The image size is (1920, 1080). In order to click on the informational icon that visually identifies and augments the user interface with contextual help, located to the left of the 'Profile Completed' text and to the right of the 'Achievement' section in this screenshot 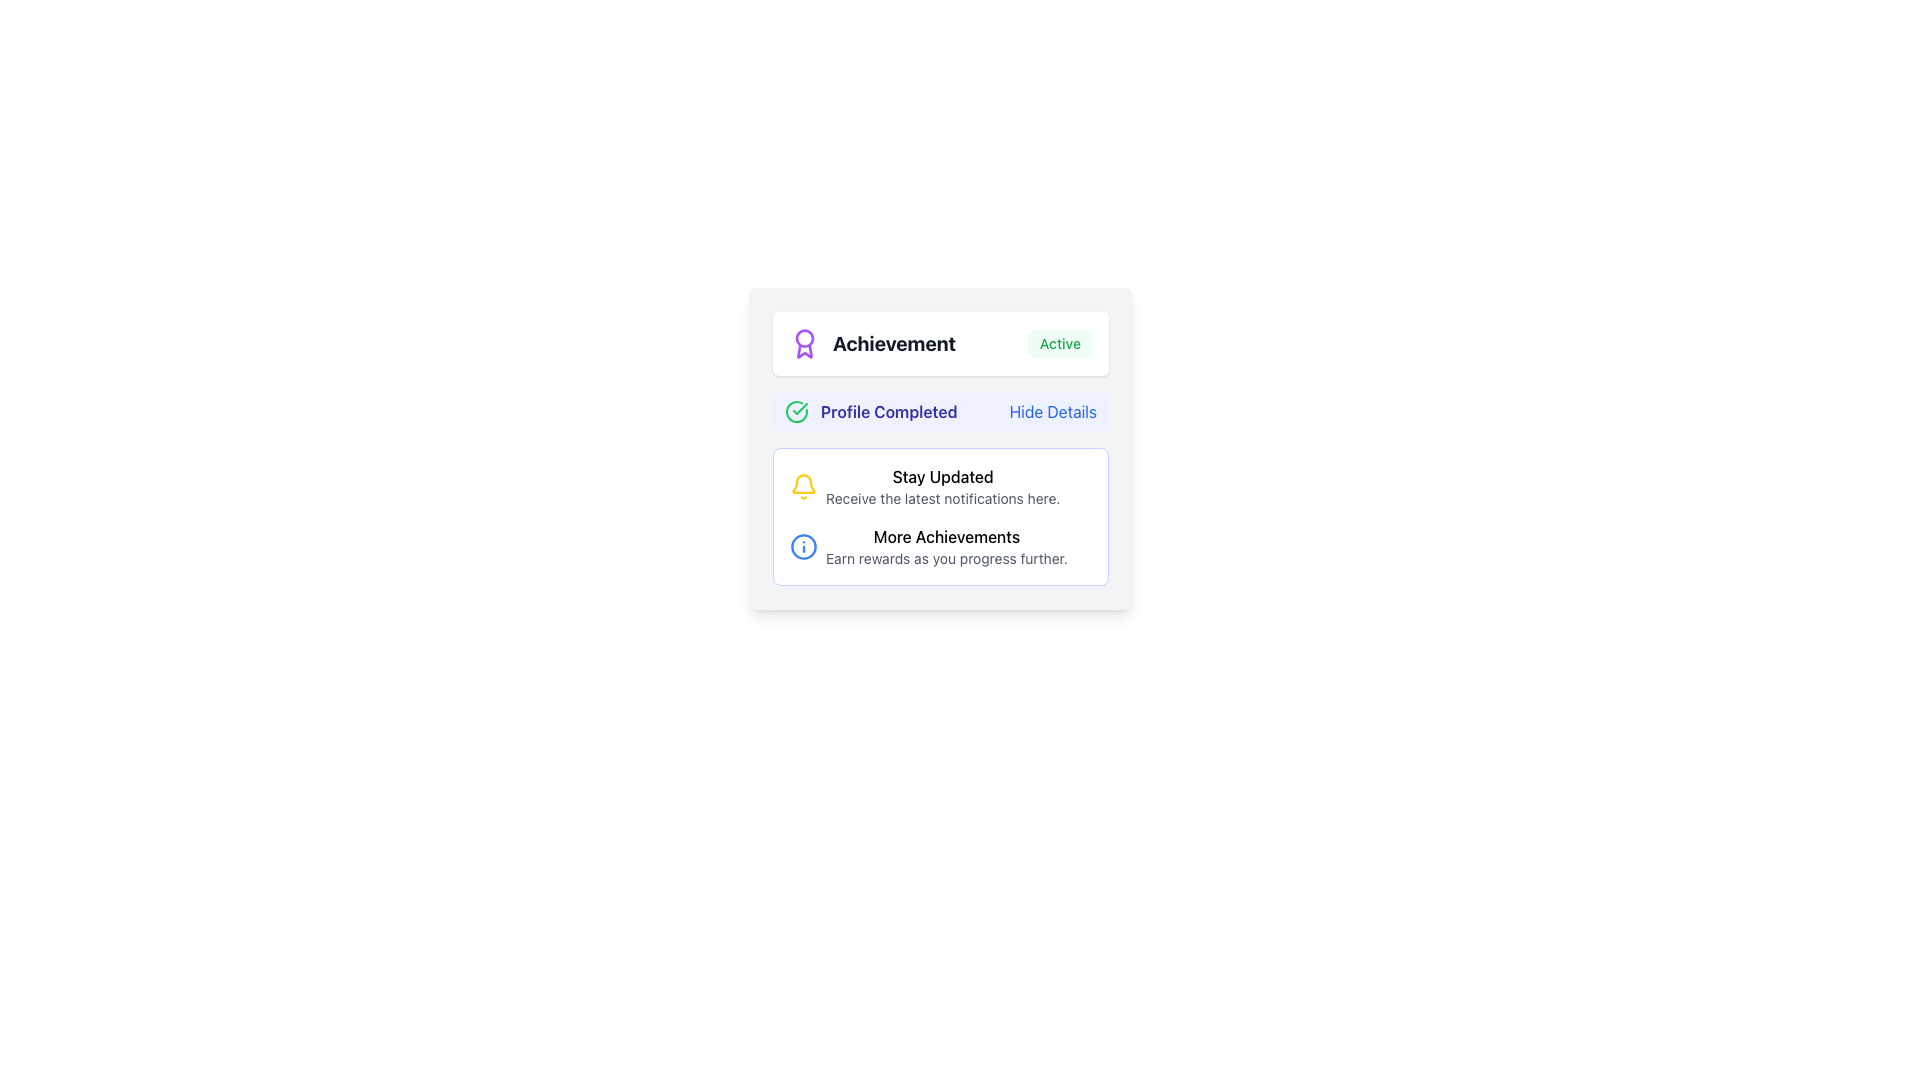, I will do `click(804, 547)`.